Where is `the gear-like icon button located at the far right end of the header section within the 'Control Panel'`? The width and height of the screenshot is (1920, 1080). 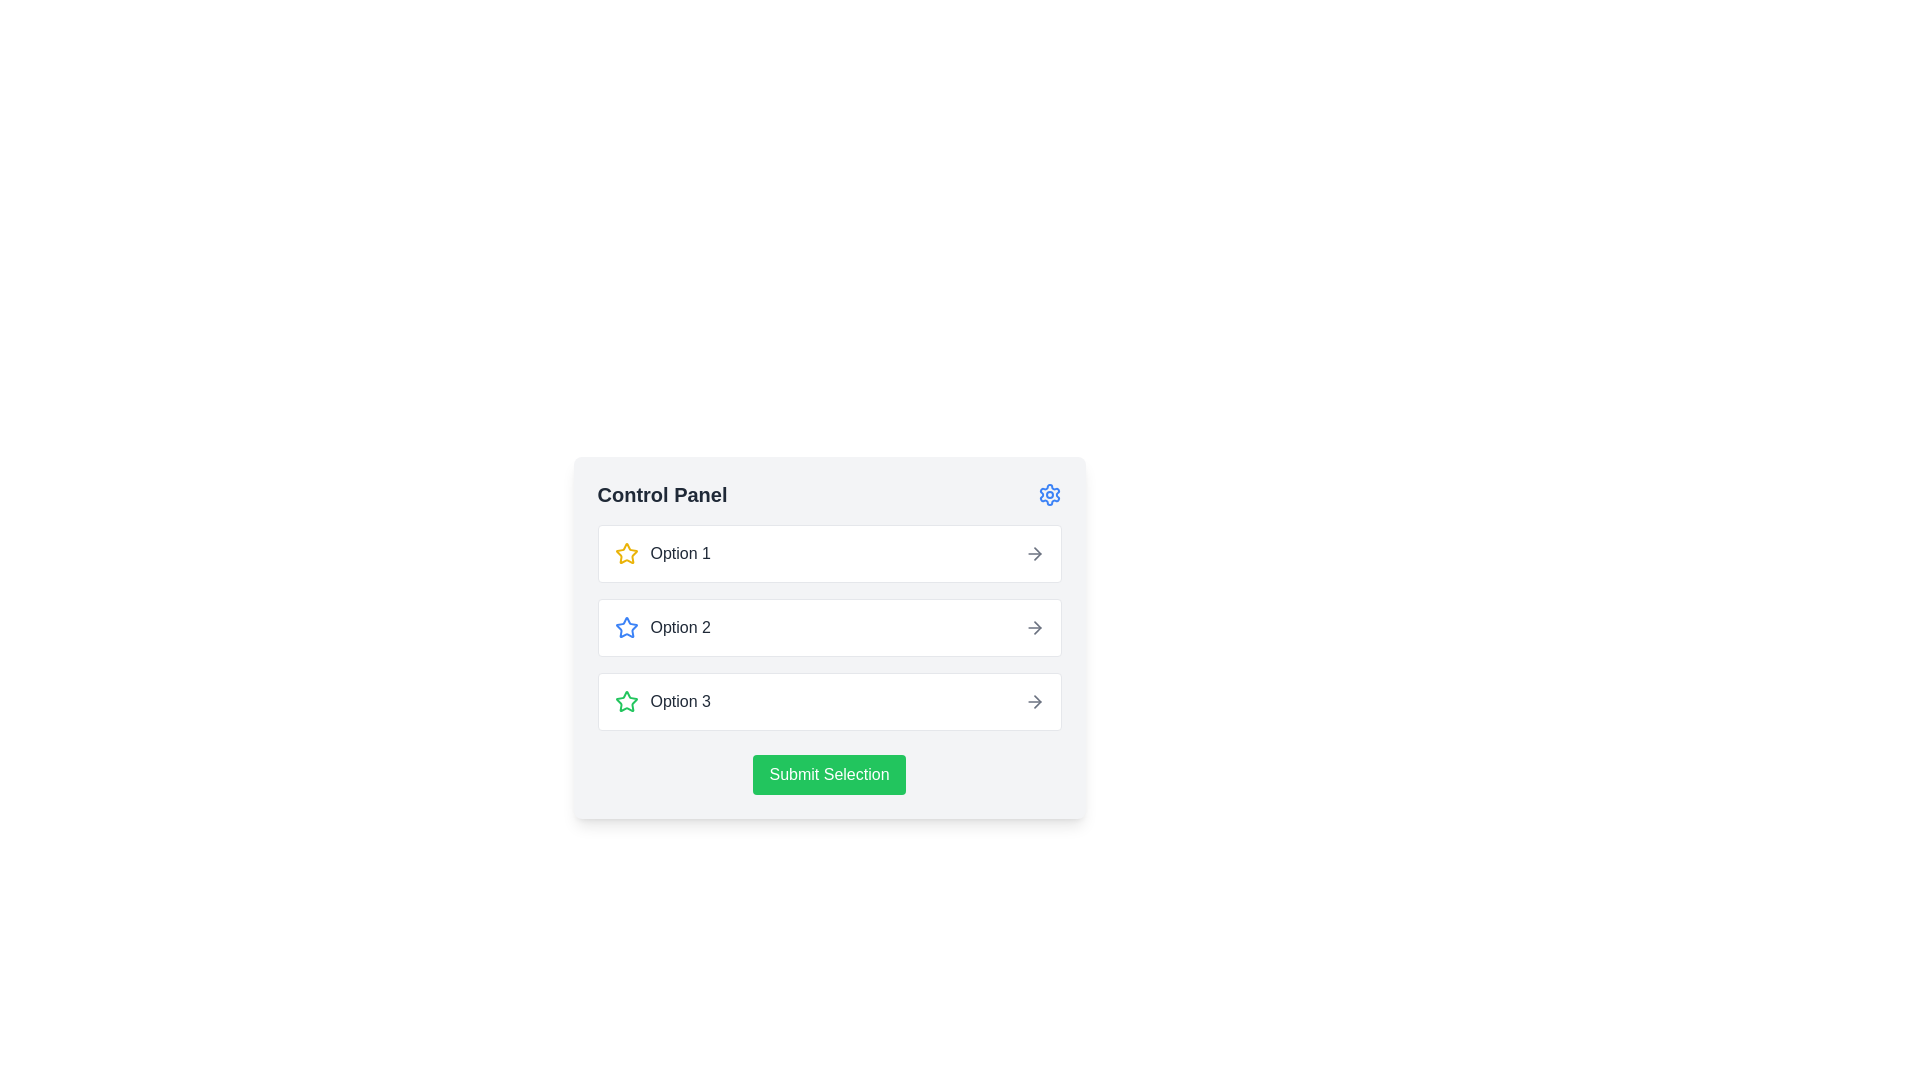
the gear-like icon button located at the far right end of the header section within the 'Control Panel' is located at coordinates (1048, 494).